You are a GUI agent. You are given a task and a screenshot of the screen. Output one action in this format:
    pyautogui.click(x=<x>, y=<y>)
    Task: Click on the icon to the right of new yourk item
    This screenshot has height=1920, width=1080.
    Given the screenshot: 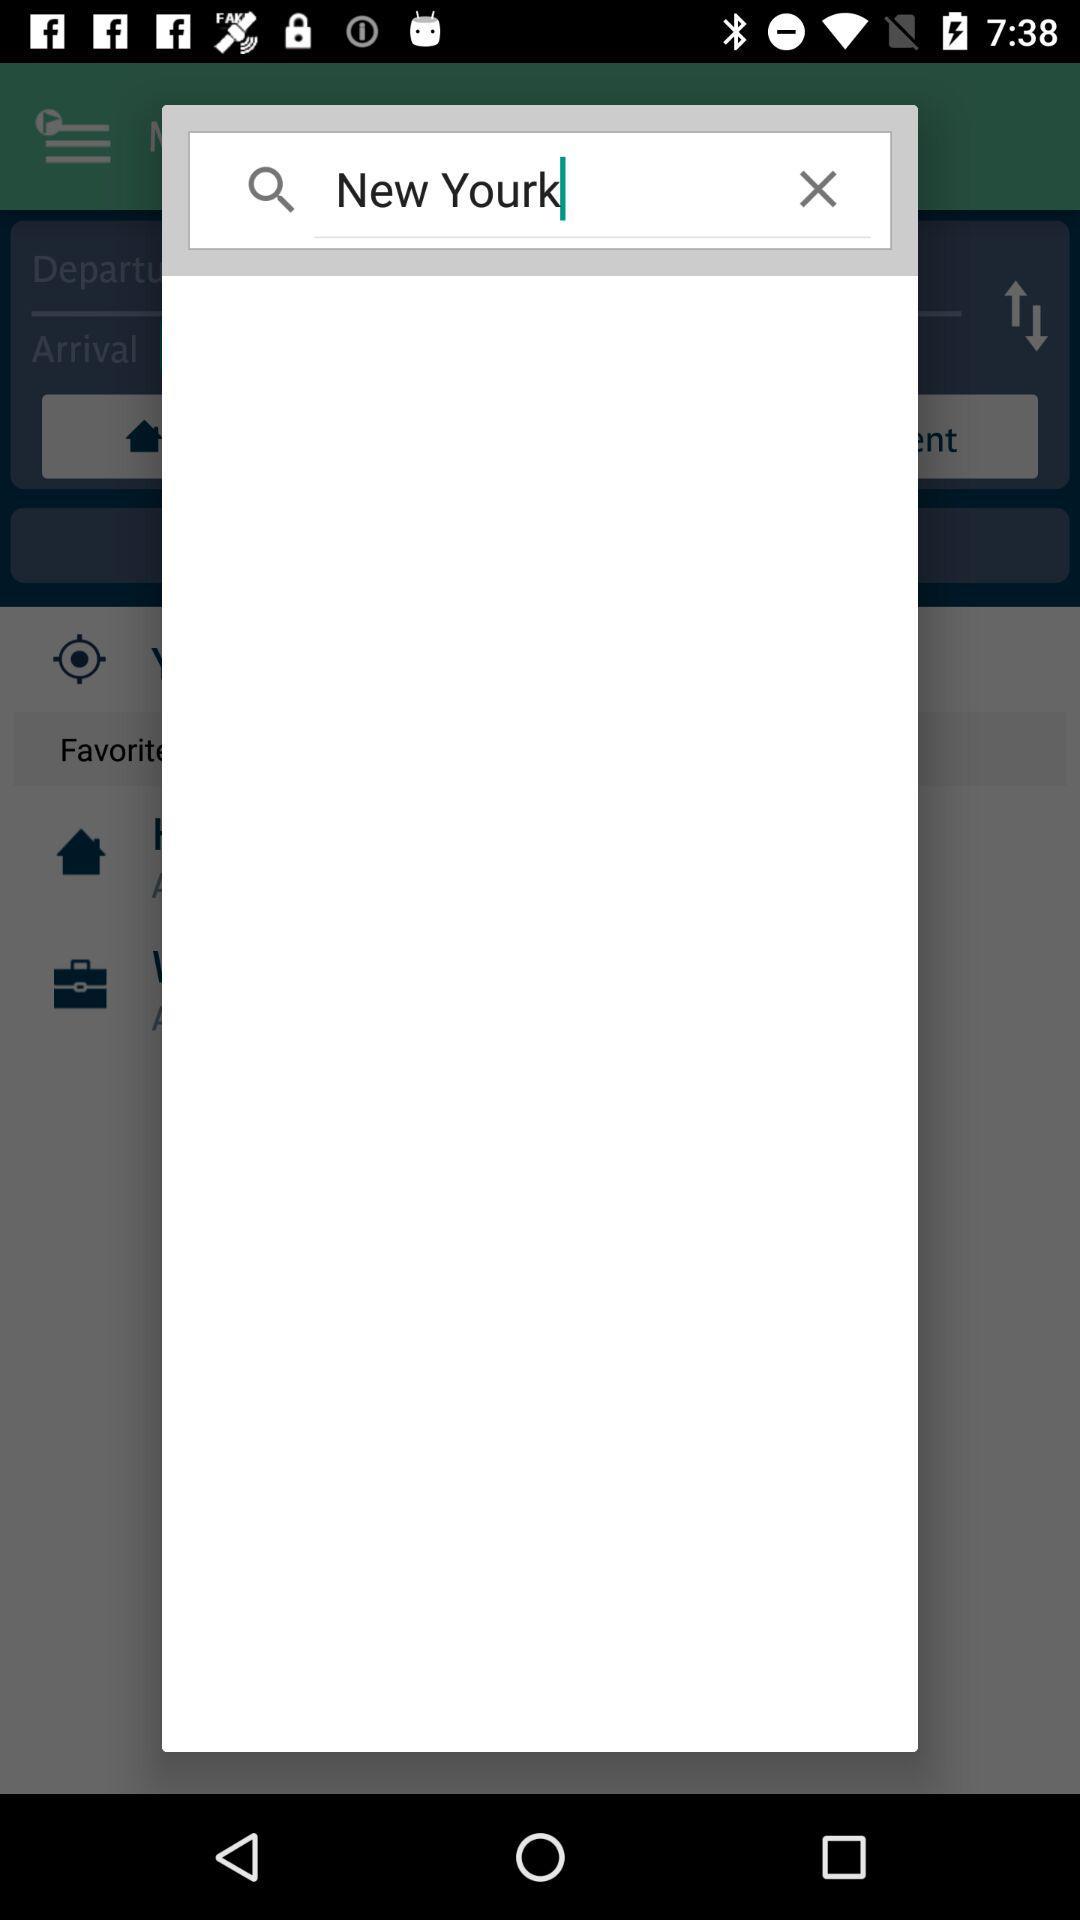 What is the action you would take?
    pyautogui.click(x=818, y=188)
    